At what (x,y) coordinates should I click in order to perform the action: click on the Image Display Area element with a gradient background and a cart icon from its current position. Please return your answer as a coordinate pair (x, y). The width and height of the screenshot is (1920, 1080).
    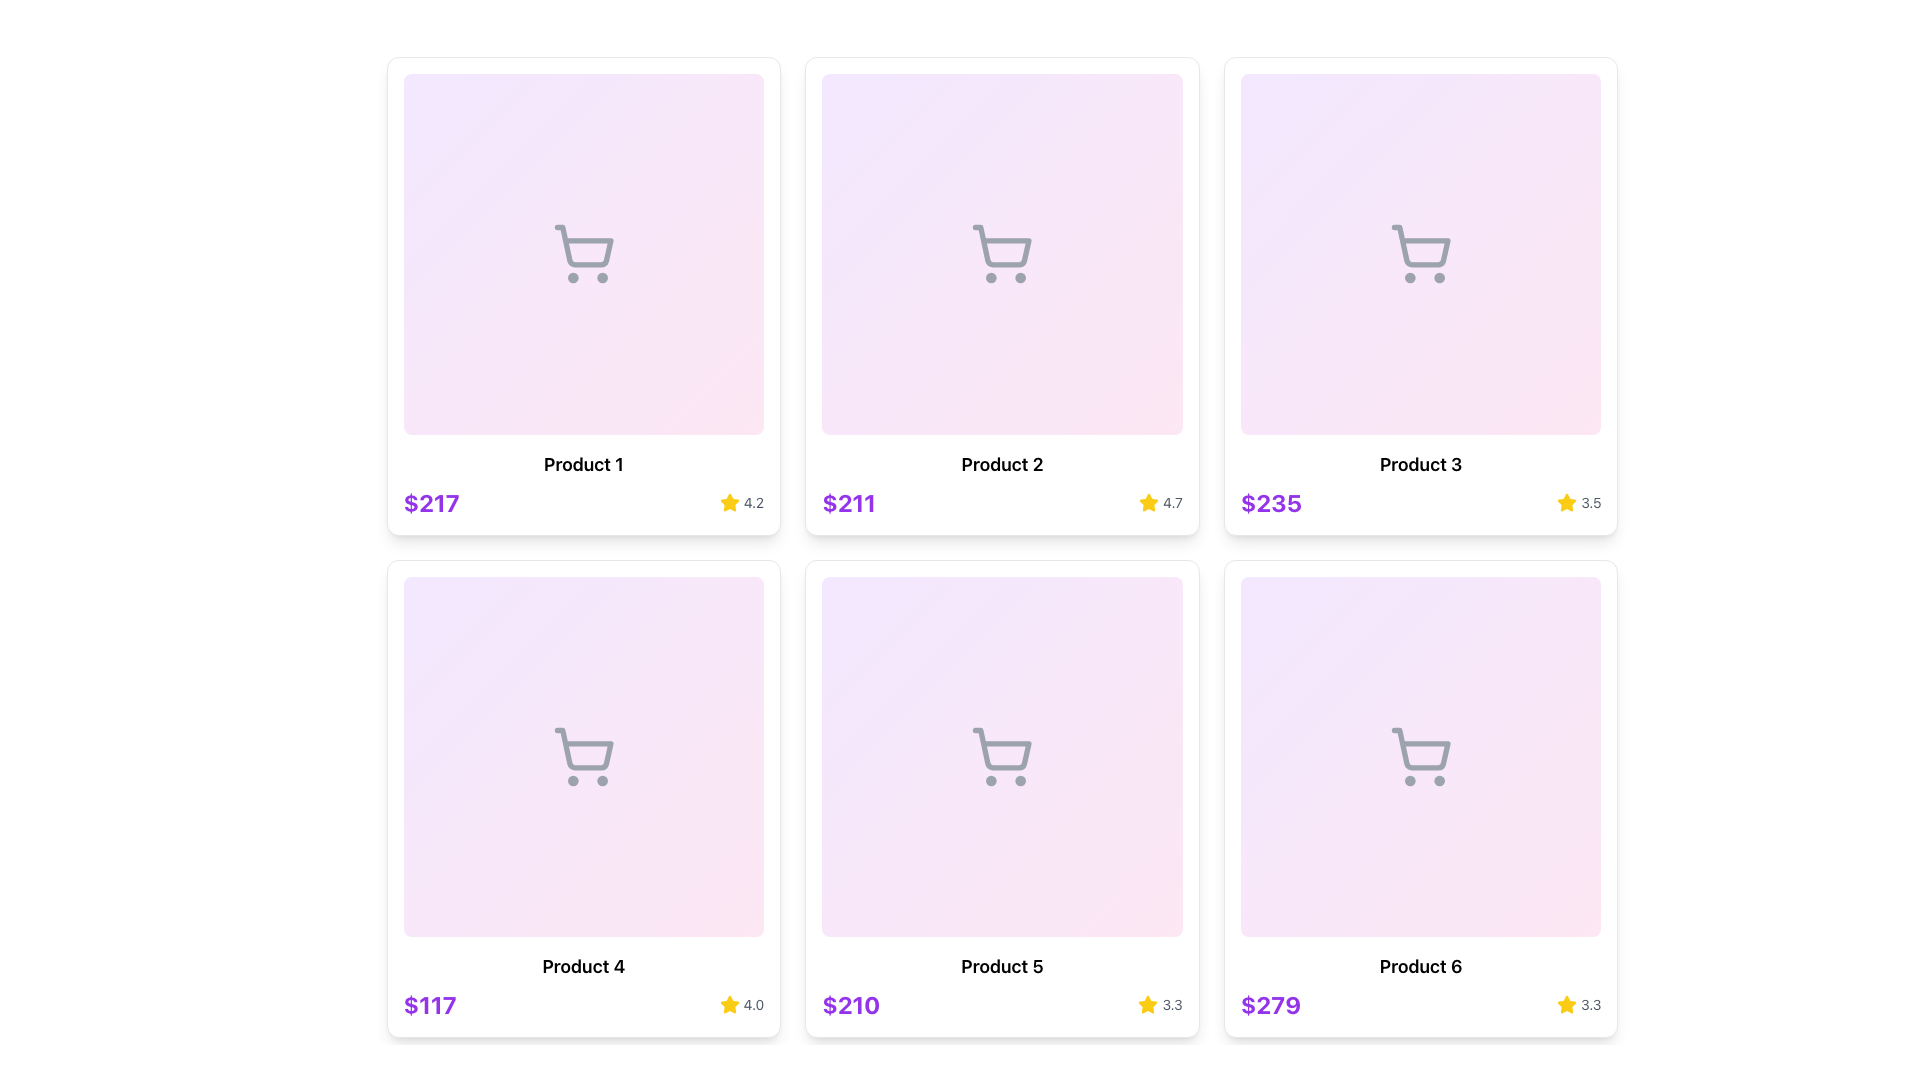
    Looking at the image, I should click on (582, 756).